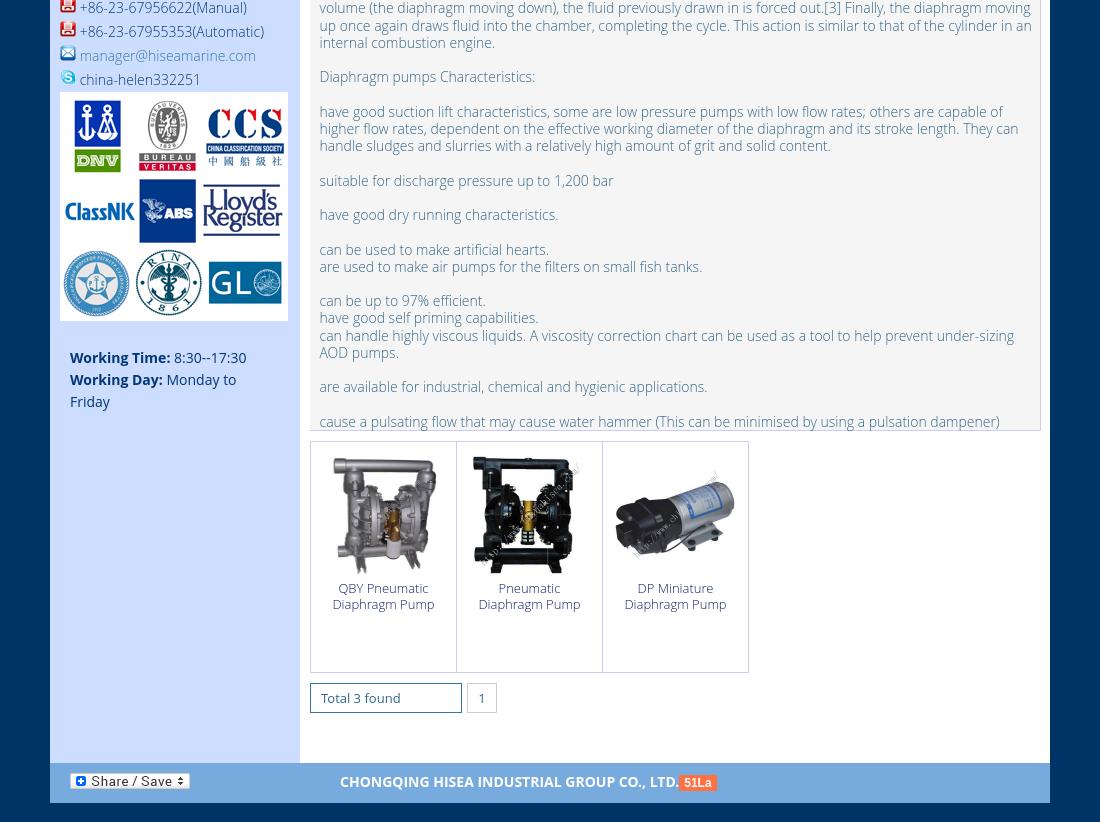 The height and width of the screenshot is (822, 1100). I want to click on '8:30--17:30', so click(208, 356).